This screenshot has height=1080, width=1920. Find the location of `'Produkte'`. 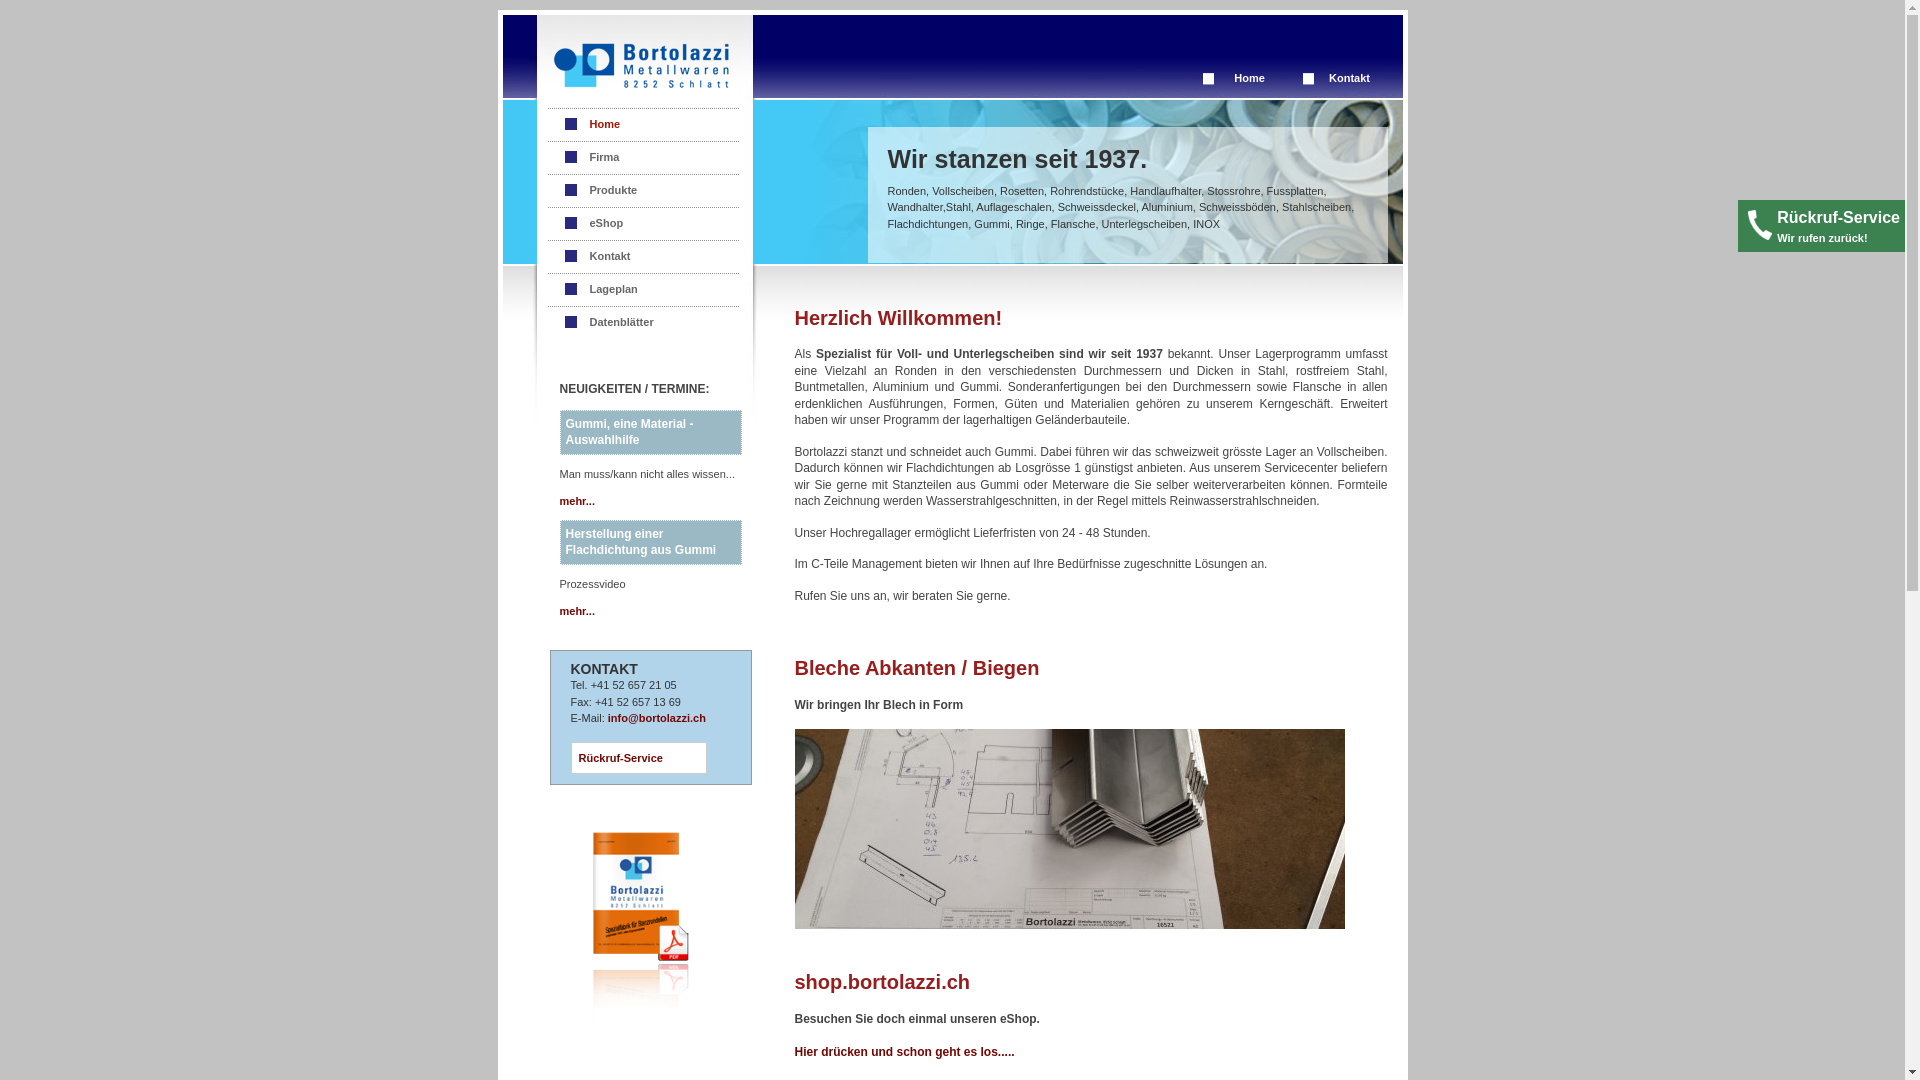

'Produkte' is located at coordinates (539, 190).